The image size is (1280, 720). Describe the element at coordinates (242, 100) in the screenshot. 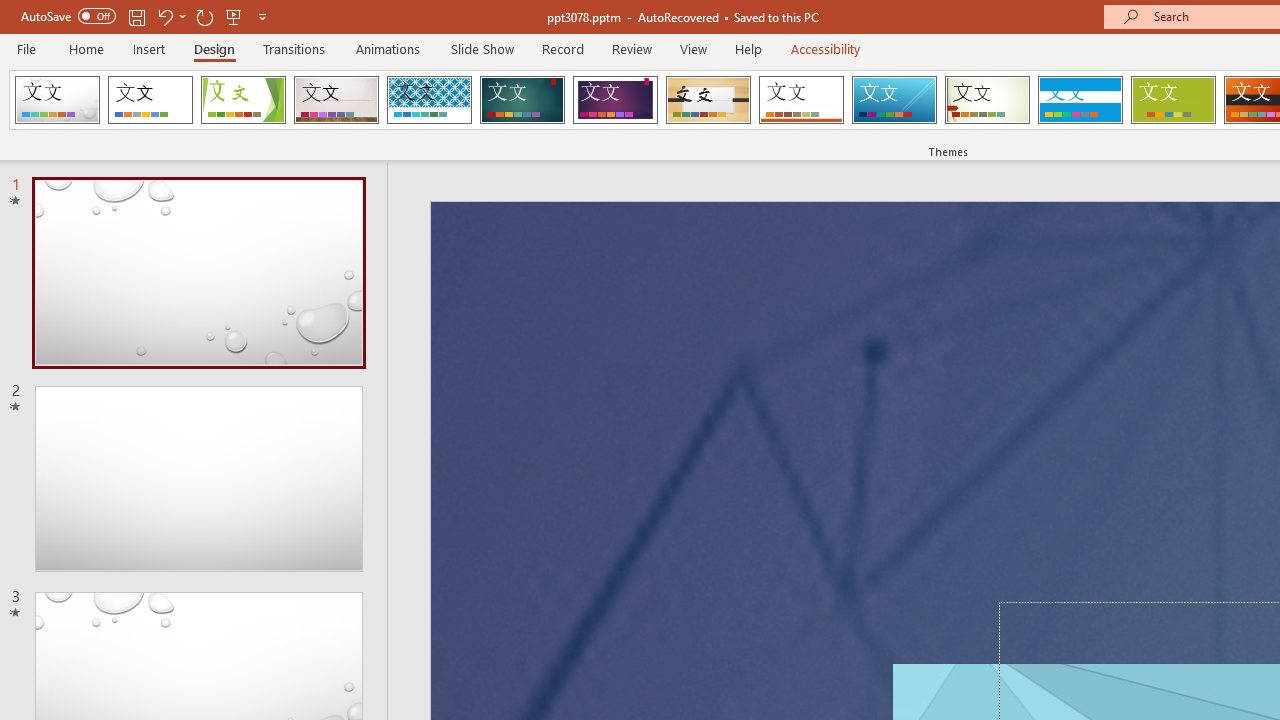

I see `'Facet'` at that location.